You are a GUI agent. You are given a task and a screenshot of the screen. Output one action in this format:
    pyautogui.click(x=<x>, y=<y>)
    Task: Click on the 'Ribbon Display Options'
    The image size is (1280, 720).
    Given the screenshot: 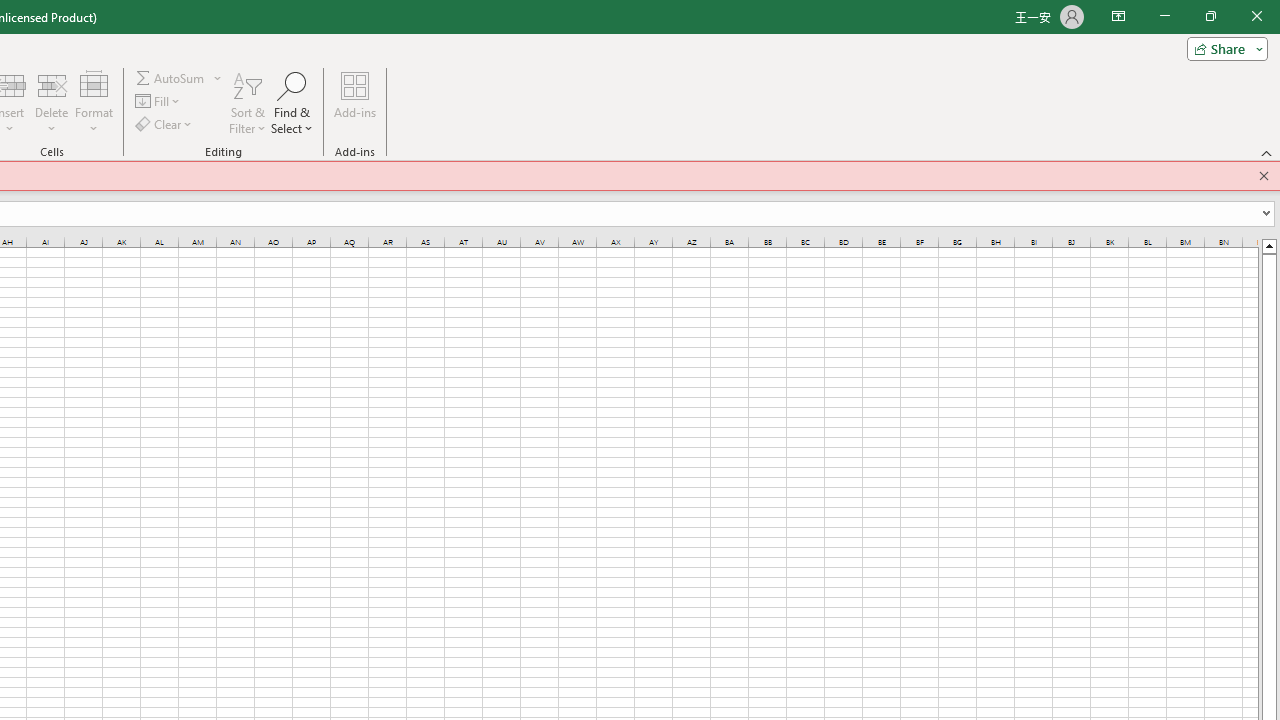 What is the action you would take?
    pyautogui.click(x=1117, y=16)
    